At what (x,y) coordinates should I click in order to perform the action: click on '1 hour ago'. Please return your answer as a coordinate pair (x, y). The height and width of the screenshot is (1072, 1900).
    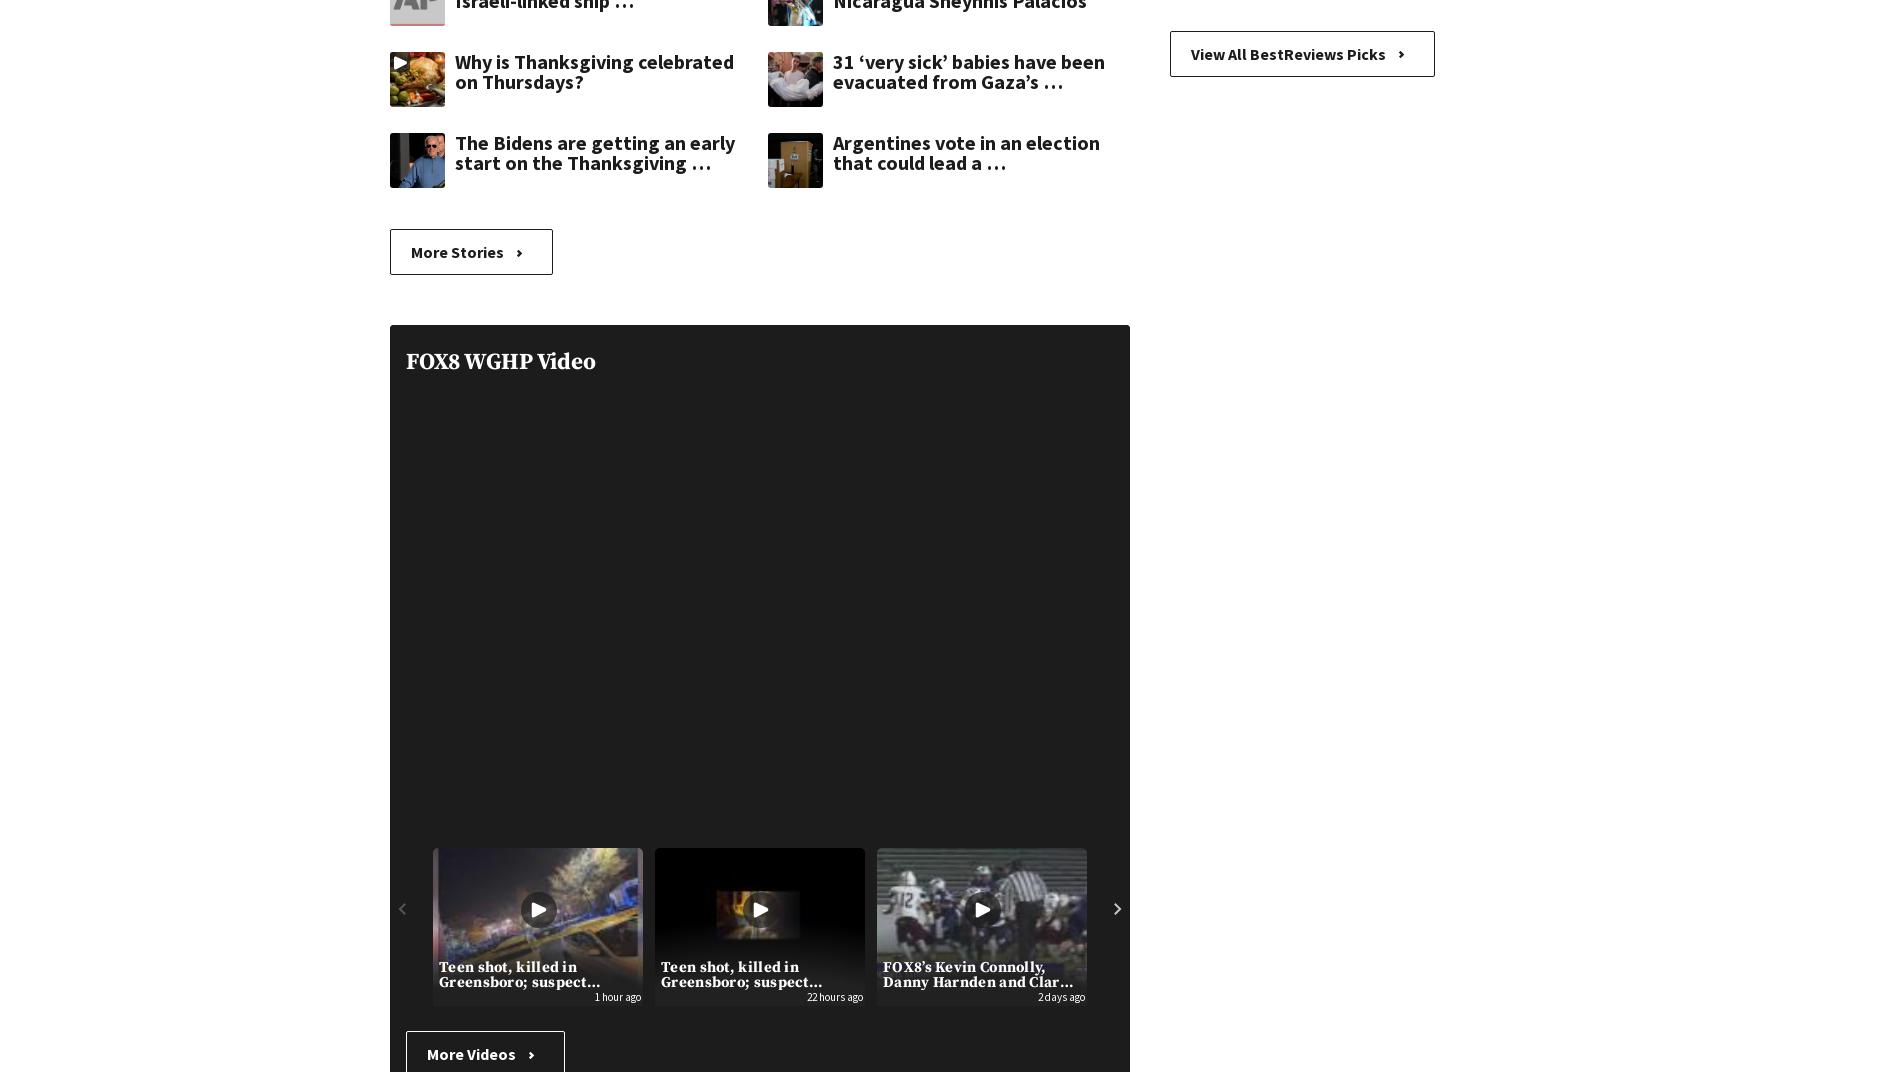
    Looking at the image, I should click on (618, 995).